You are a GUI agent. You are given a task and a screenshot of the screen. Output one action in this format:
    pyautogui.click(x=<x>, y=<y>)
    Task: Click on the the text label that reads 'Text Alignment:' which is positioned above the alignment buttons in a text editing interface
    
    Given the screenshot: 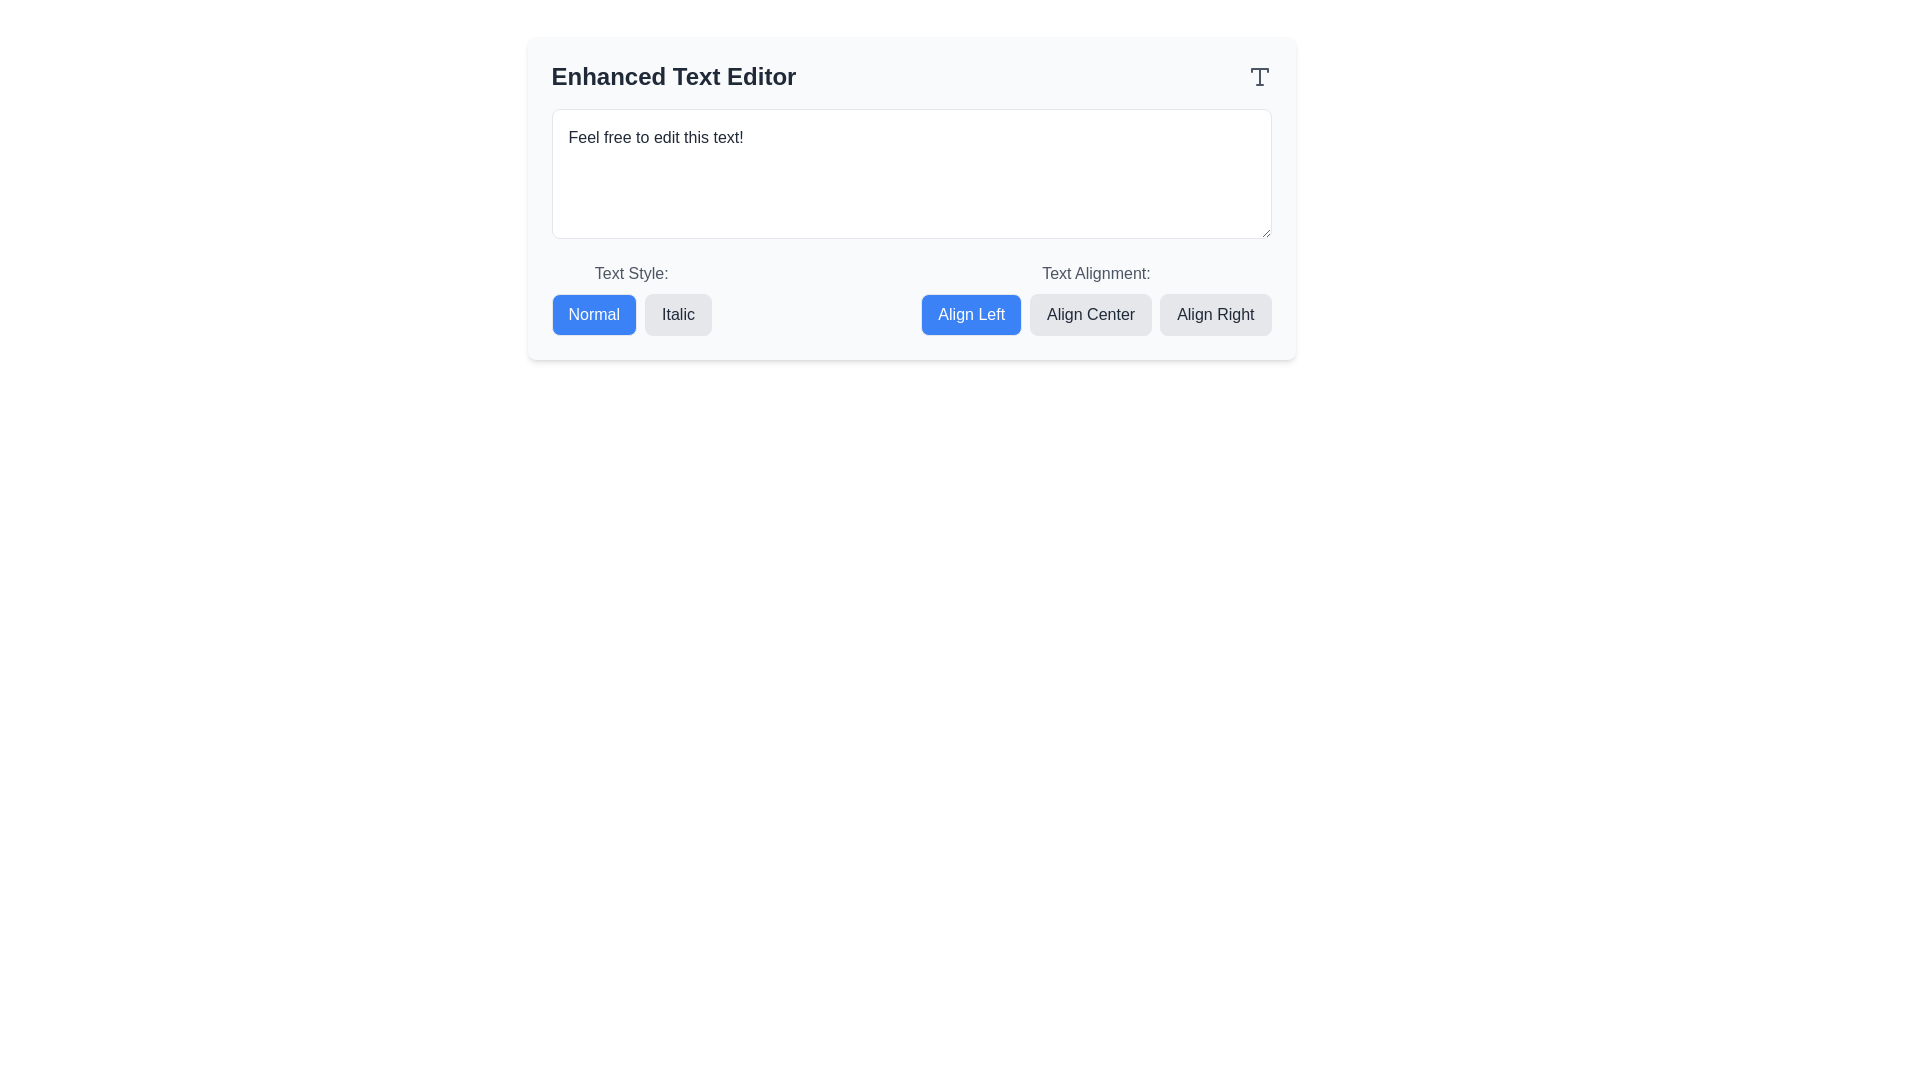 What is the action you would take?
    pyautogui.click(x=1095, y=273)
    